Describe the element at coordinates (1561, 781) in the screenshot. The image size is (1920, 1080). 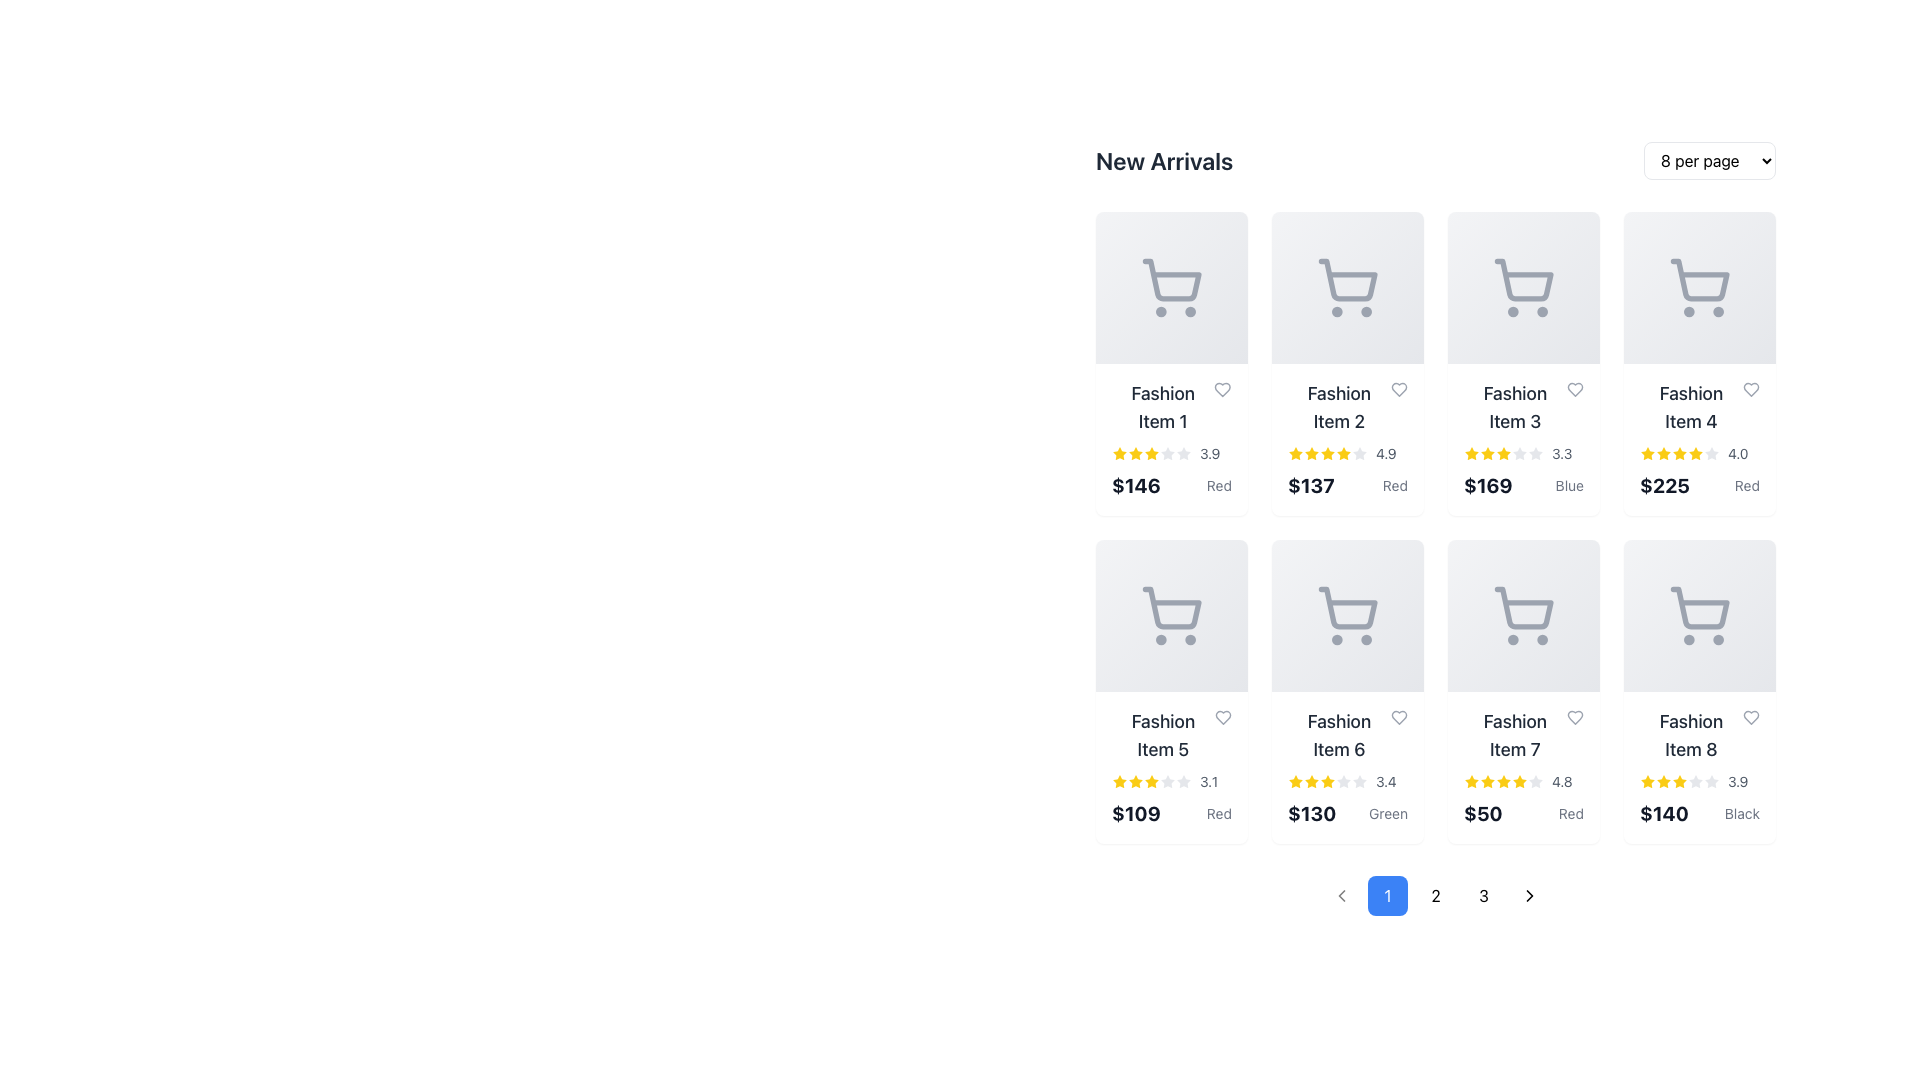
I see `the numerical rating display showing '4.8' in gray font, located in the bottom-right corner of the card for 'Fashion Item 7'` at that location.